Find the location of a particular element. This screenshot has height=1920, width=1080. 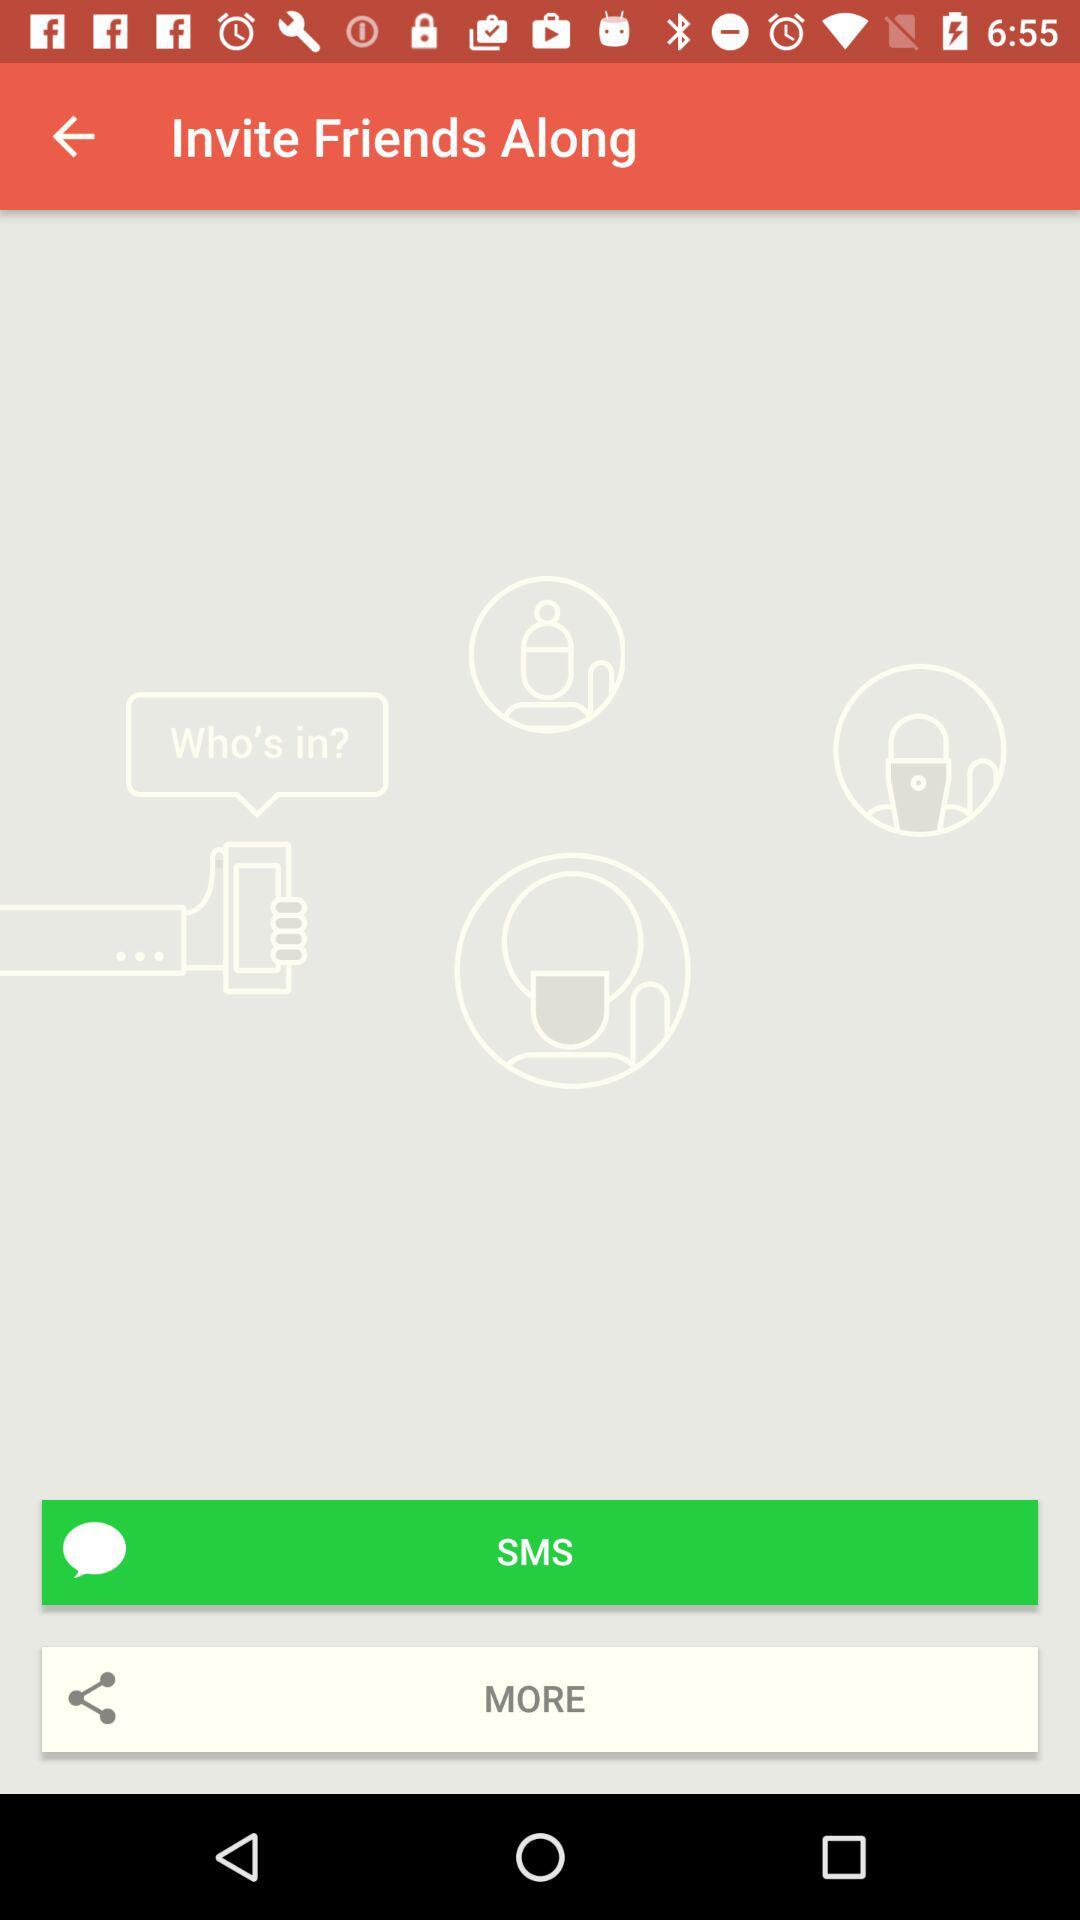

the icon at the top left corner is located at coordinates (72, 135).